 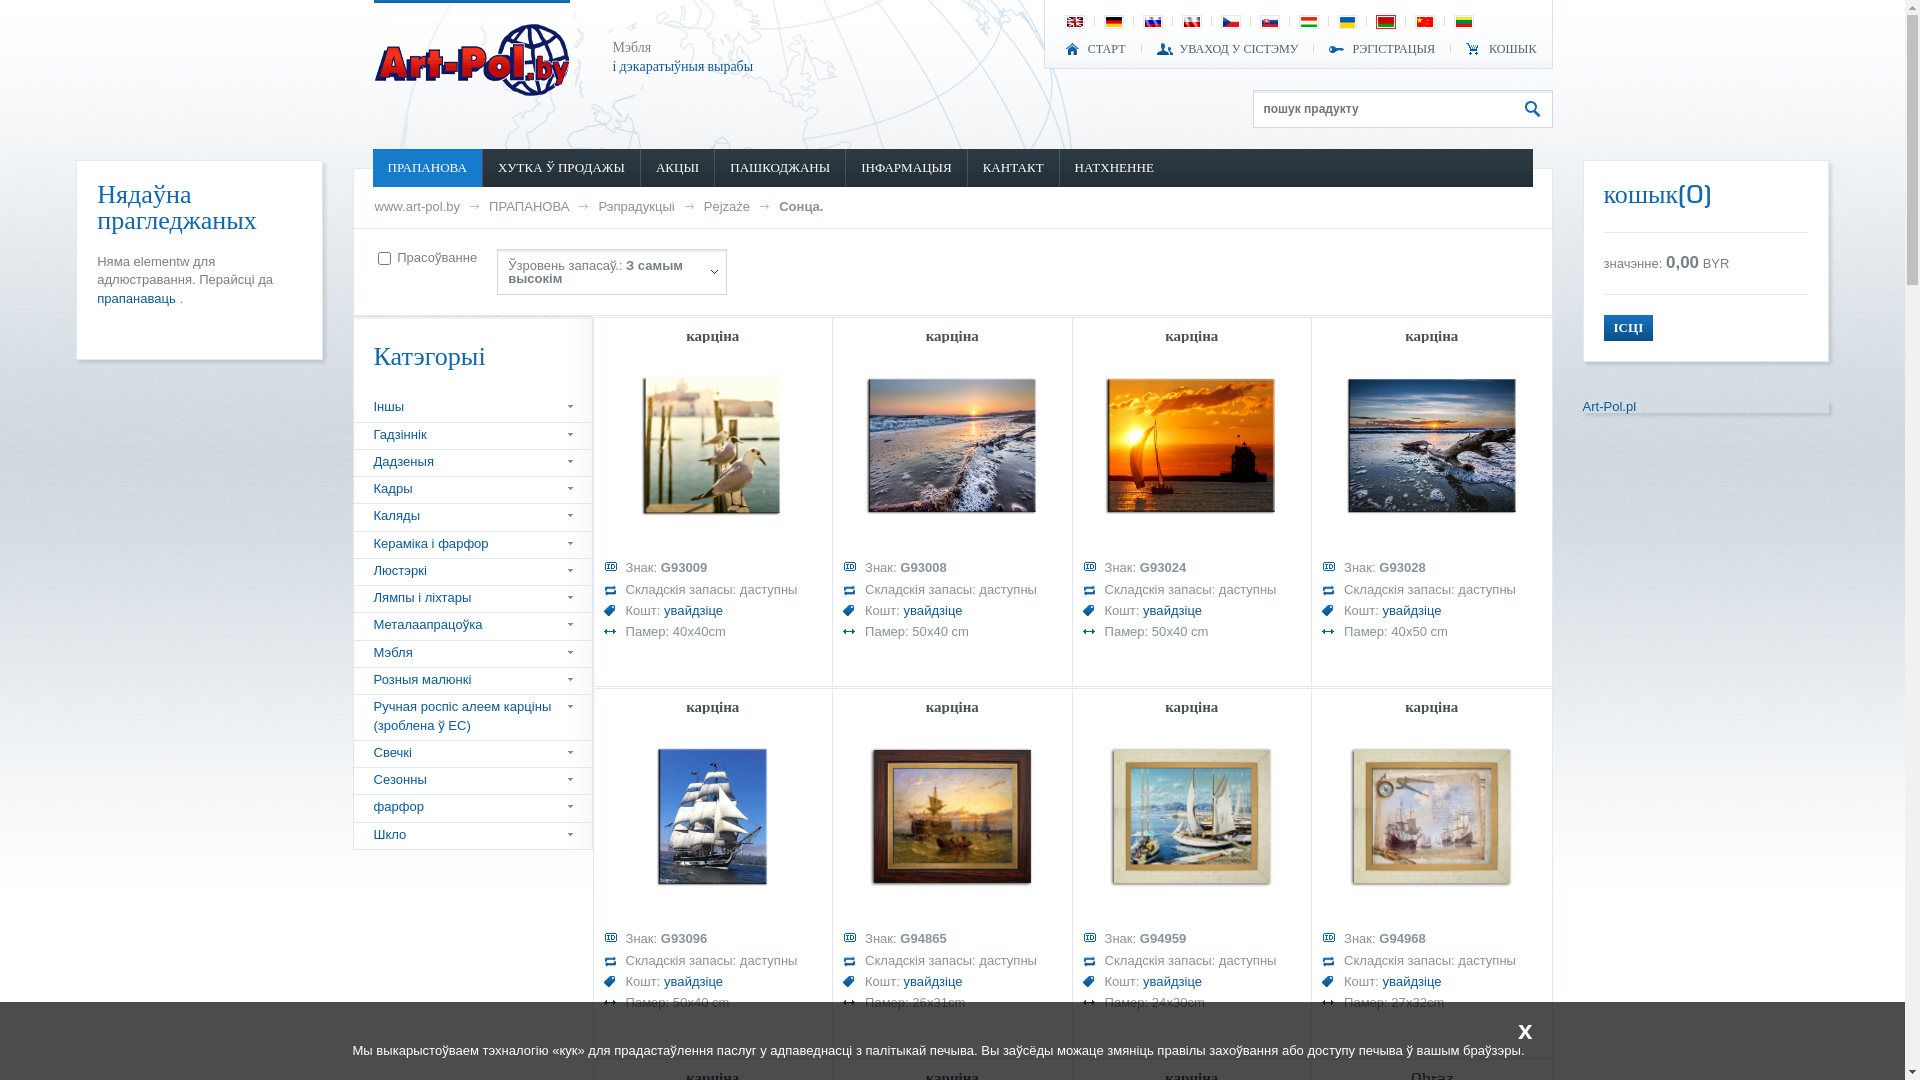 I want to click on 'de', so click(x=1112, y=22).